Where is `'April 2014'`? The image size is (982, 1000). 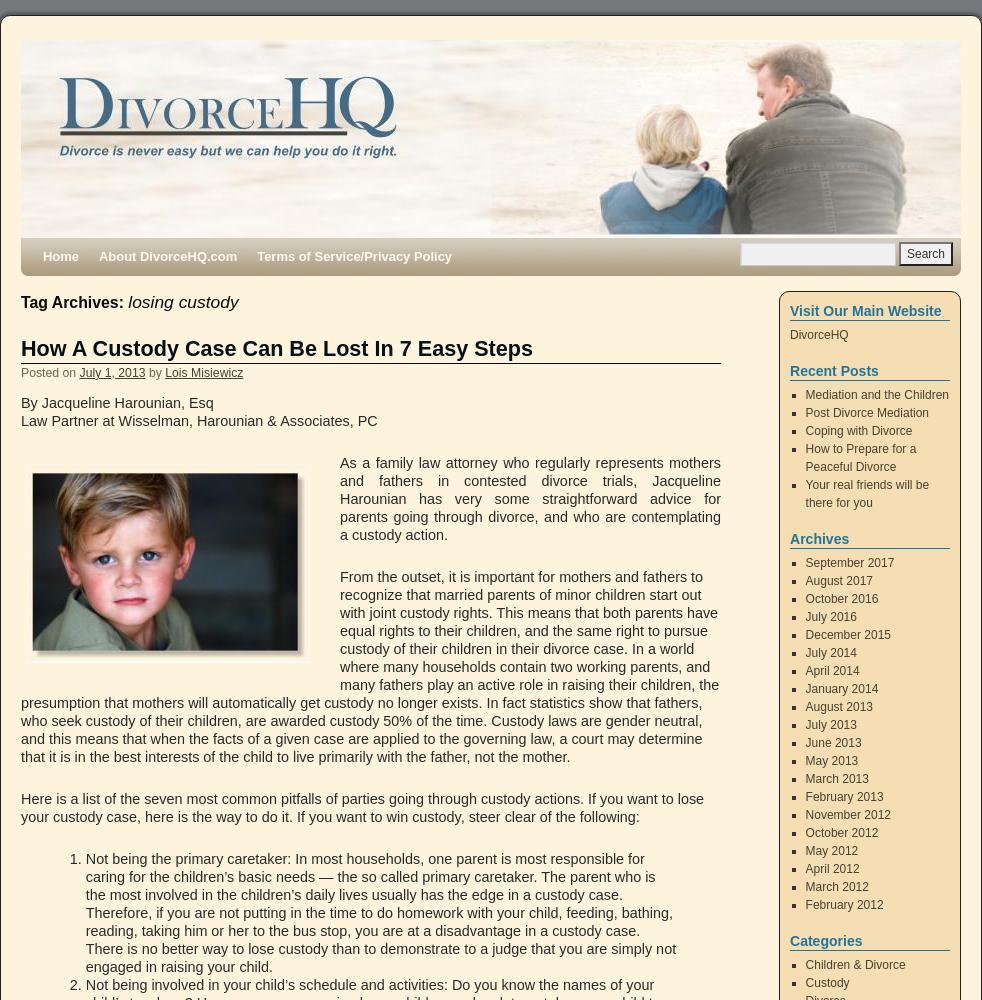
'April 2014' is located at coordinates (805, 671).